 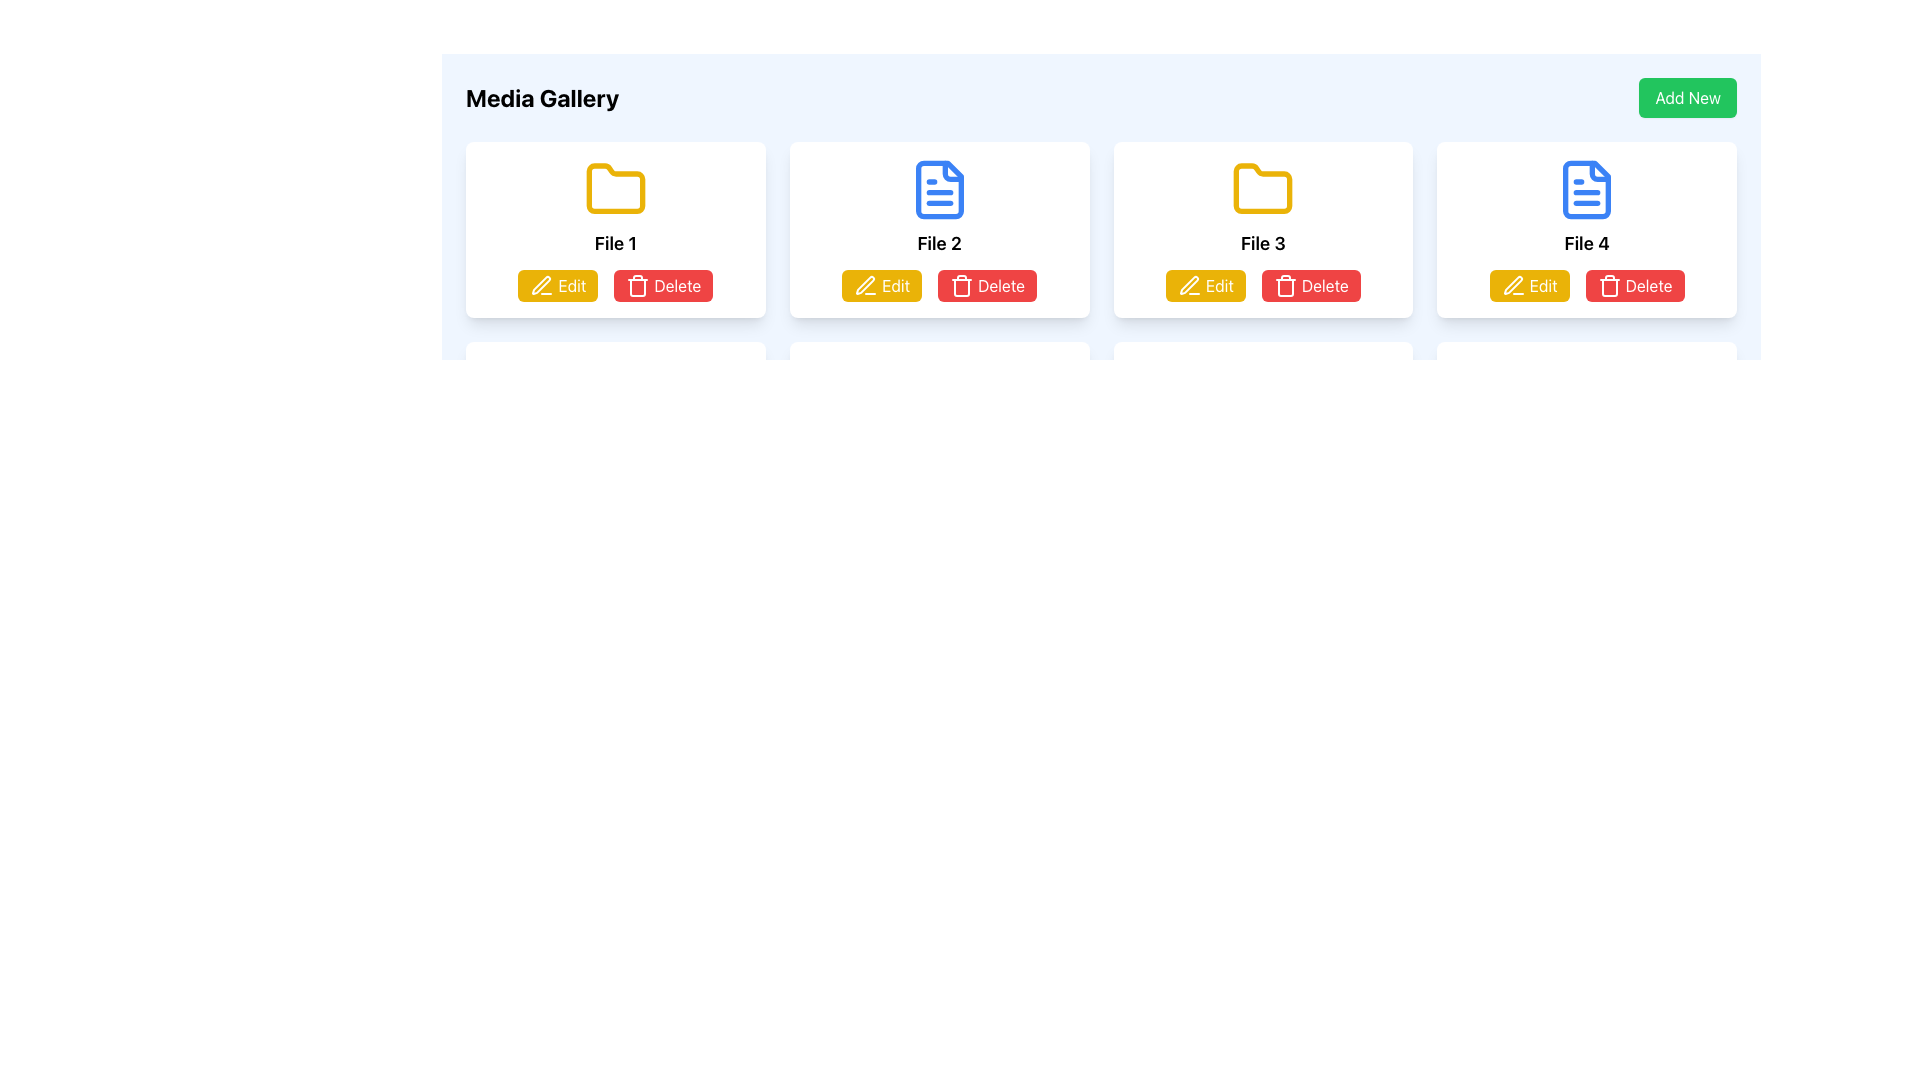 I want to click on the rectangular button with a yellow background and white text saying 'Edit', located in the lower section of the card for 'File 3', so click(x=1204, y=285).